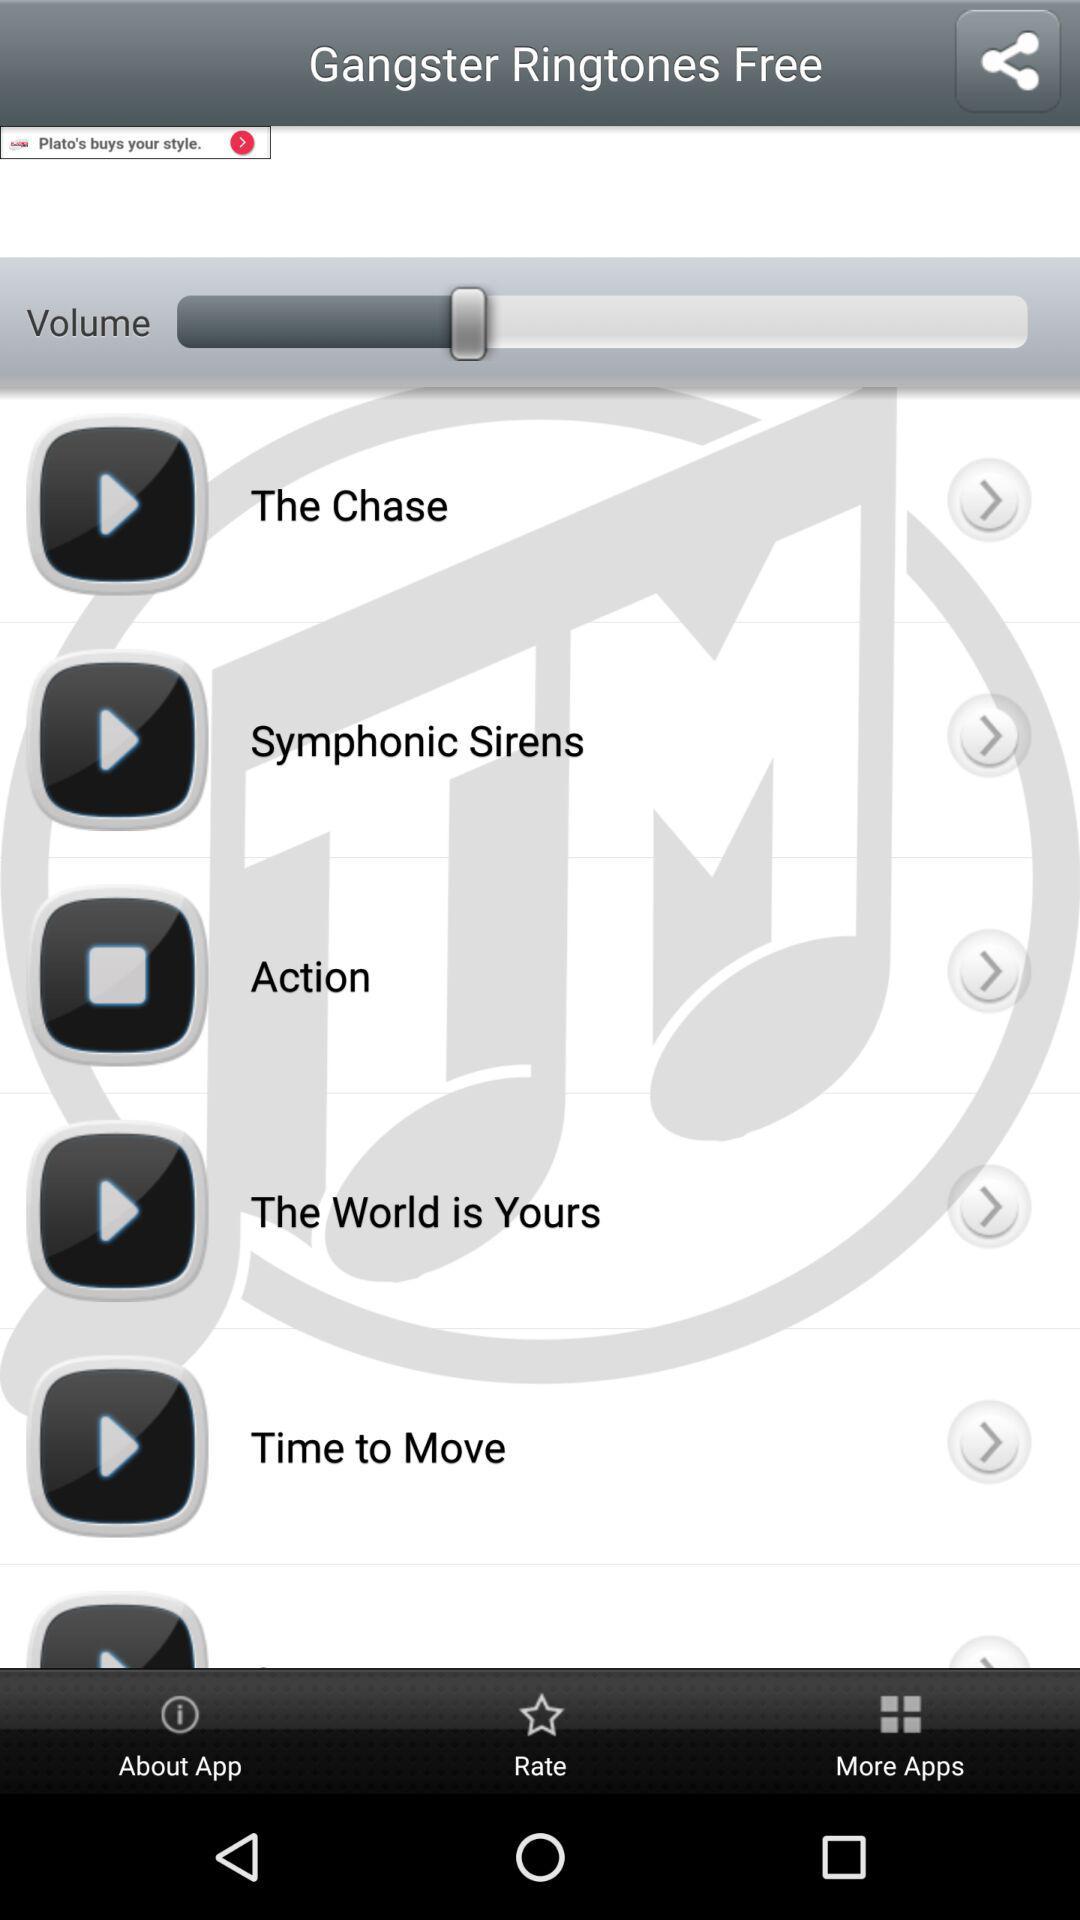 Image resolution: width=1080 pixels, height=1920 pixels. What do you see at coordinates (987, 975) in the screenshot?
I see `go next` at bounding box center [987, 975].